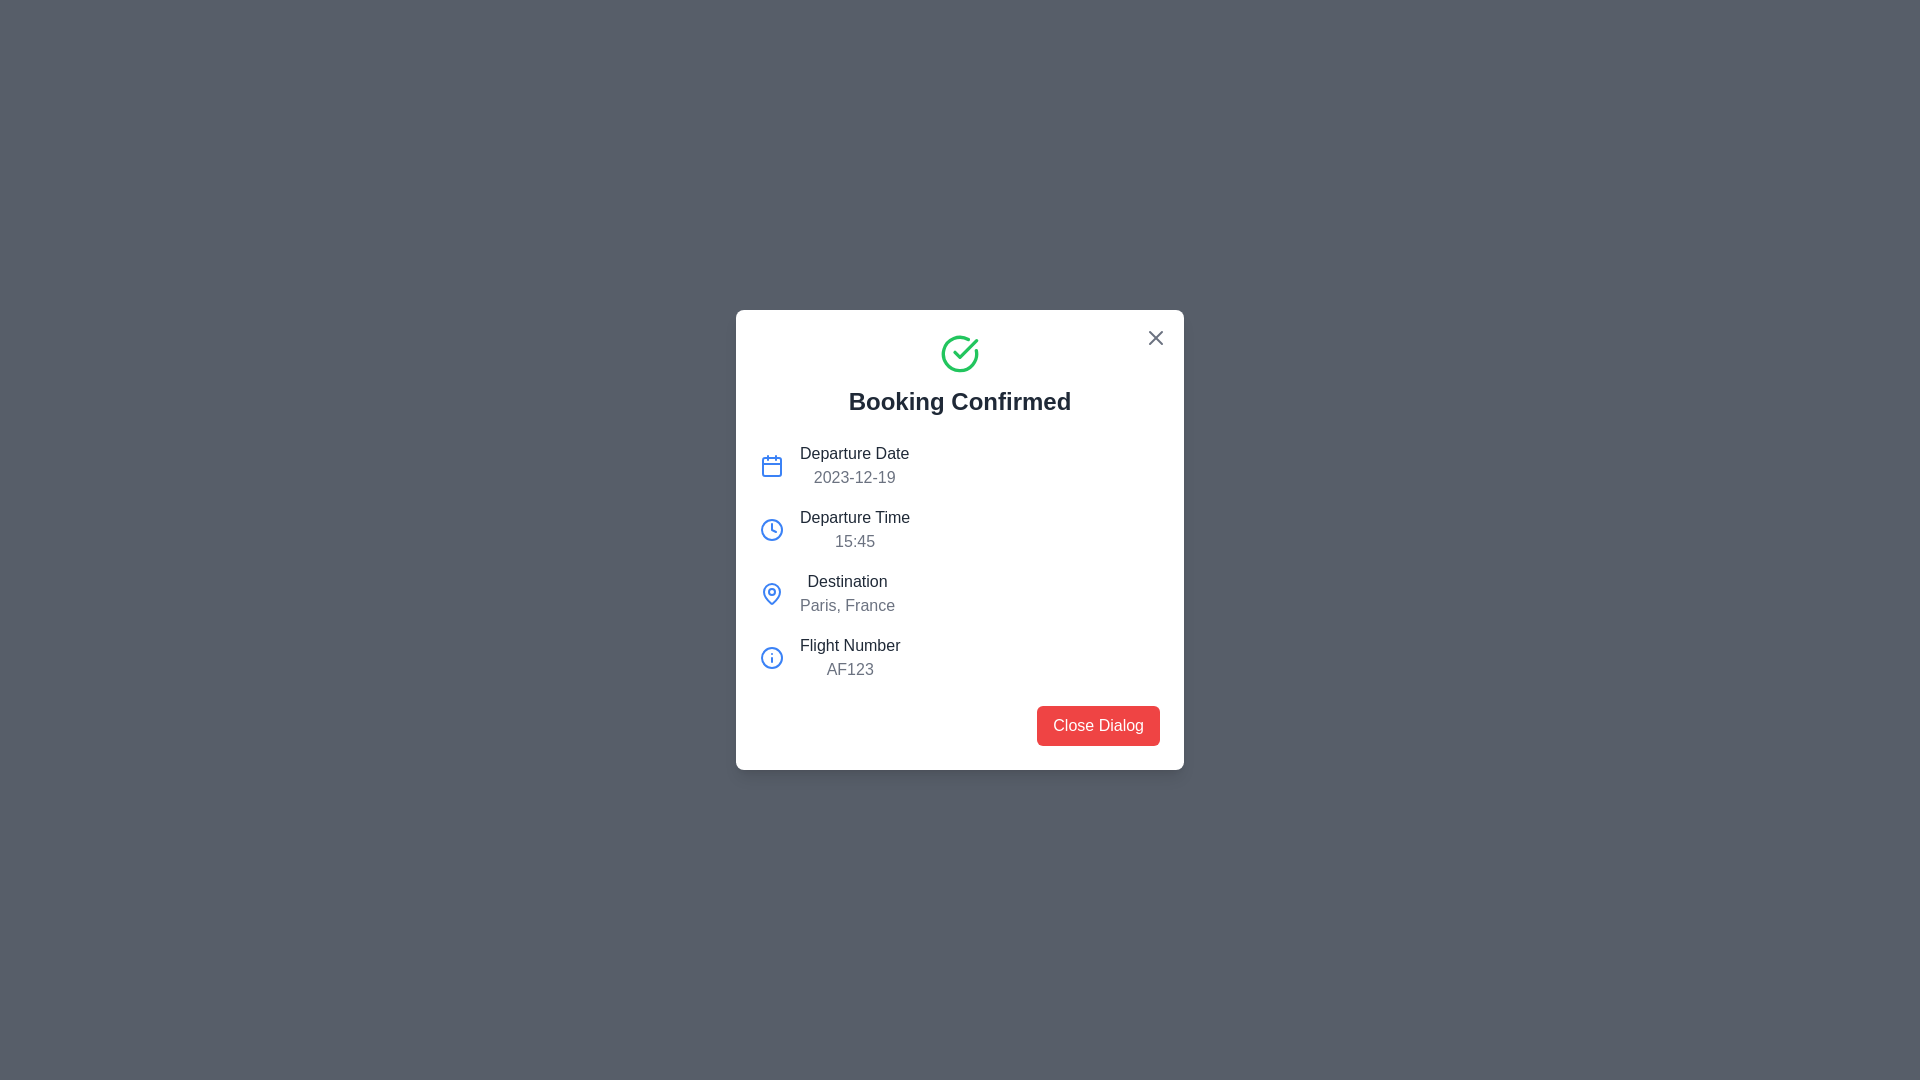 The height and width of the screenshot is (1080, 1920). What do you see at coordinates (854, 466) in the screenshot?
I see `the static text display that conveys the departure date of a booking, located in the top-left section of the booking details modal, above the 'Departure Time' detail` at bounding box center [854, 466].